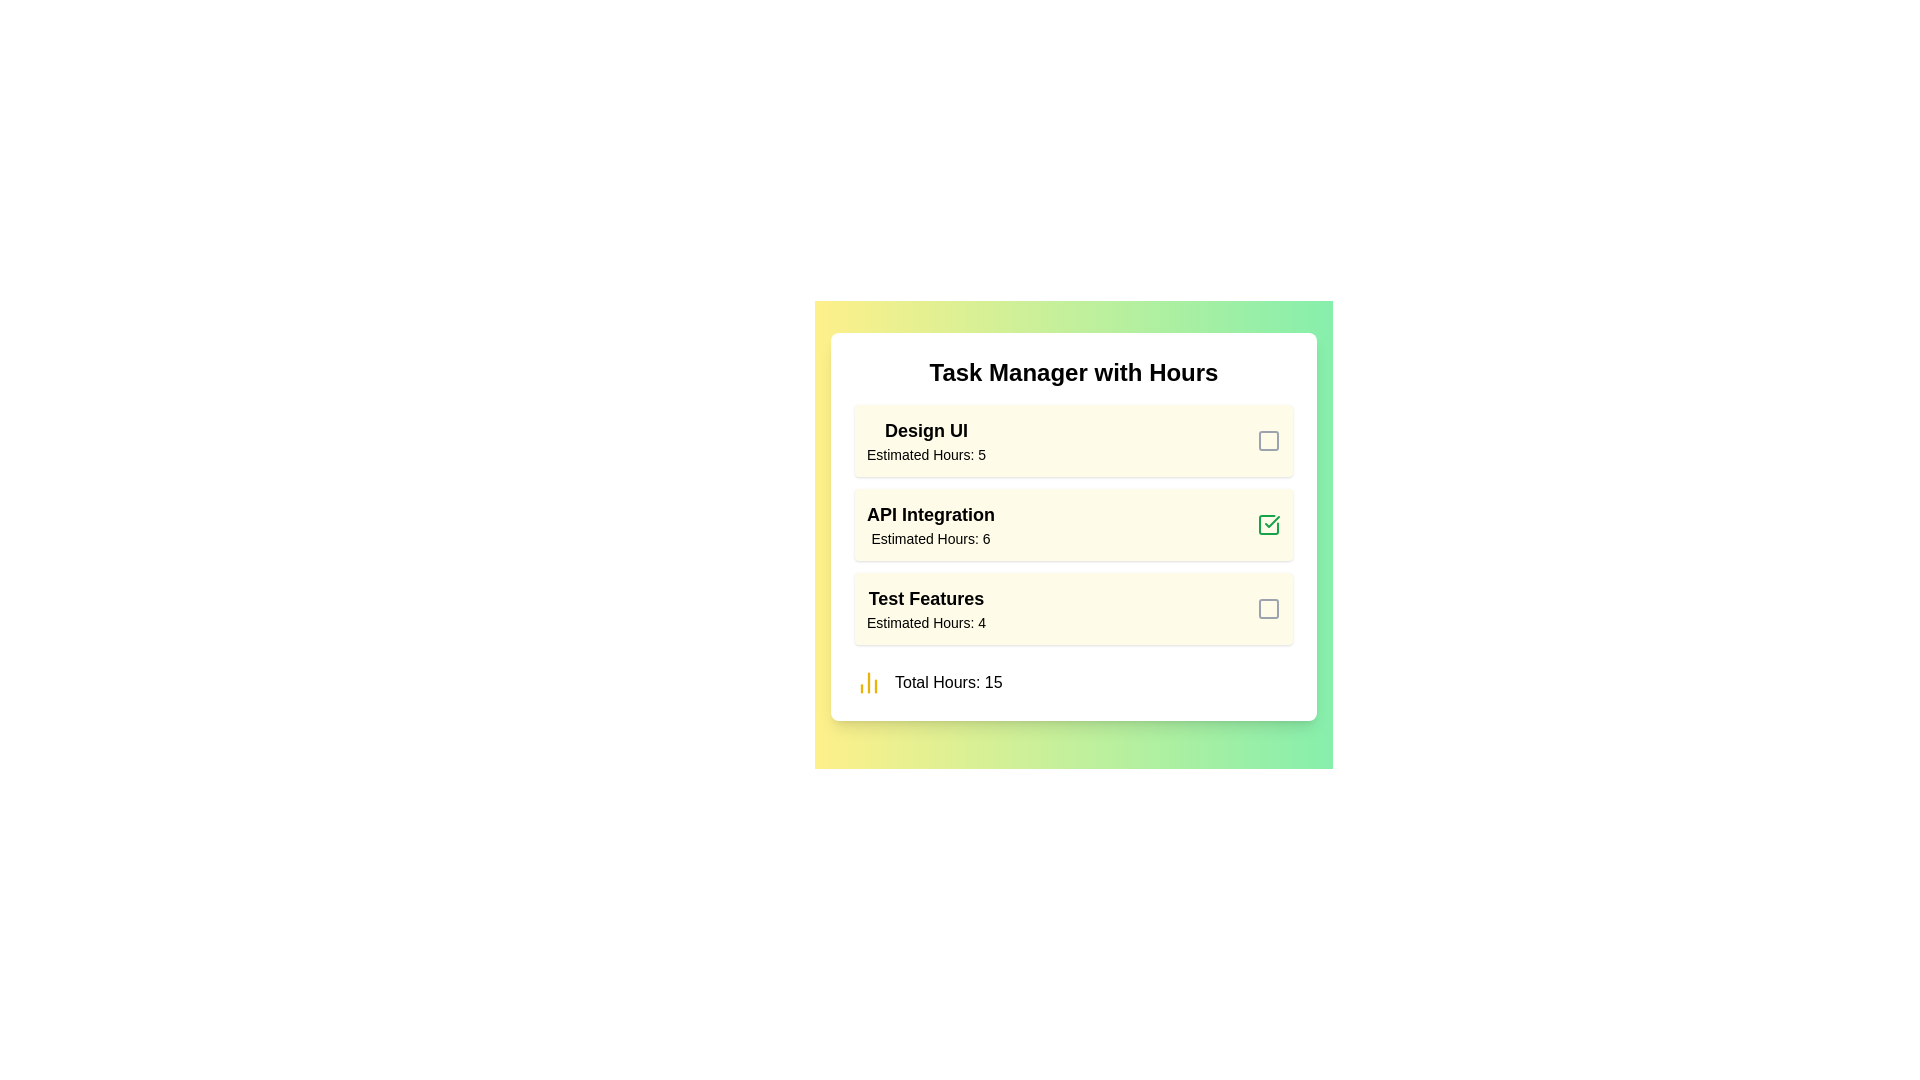 The height and width of the screenshot is (1080, 1920). I want to click on the bar chart icon to interact with the total hours representation, so click(868, 681).